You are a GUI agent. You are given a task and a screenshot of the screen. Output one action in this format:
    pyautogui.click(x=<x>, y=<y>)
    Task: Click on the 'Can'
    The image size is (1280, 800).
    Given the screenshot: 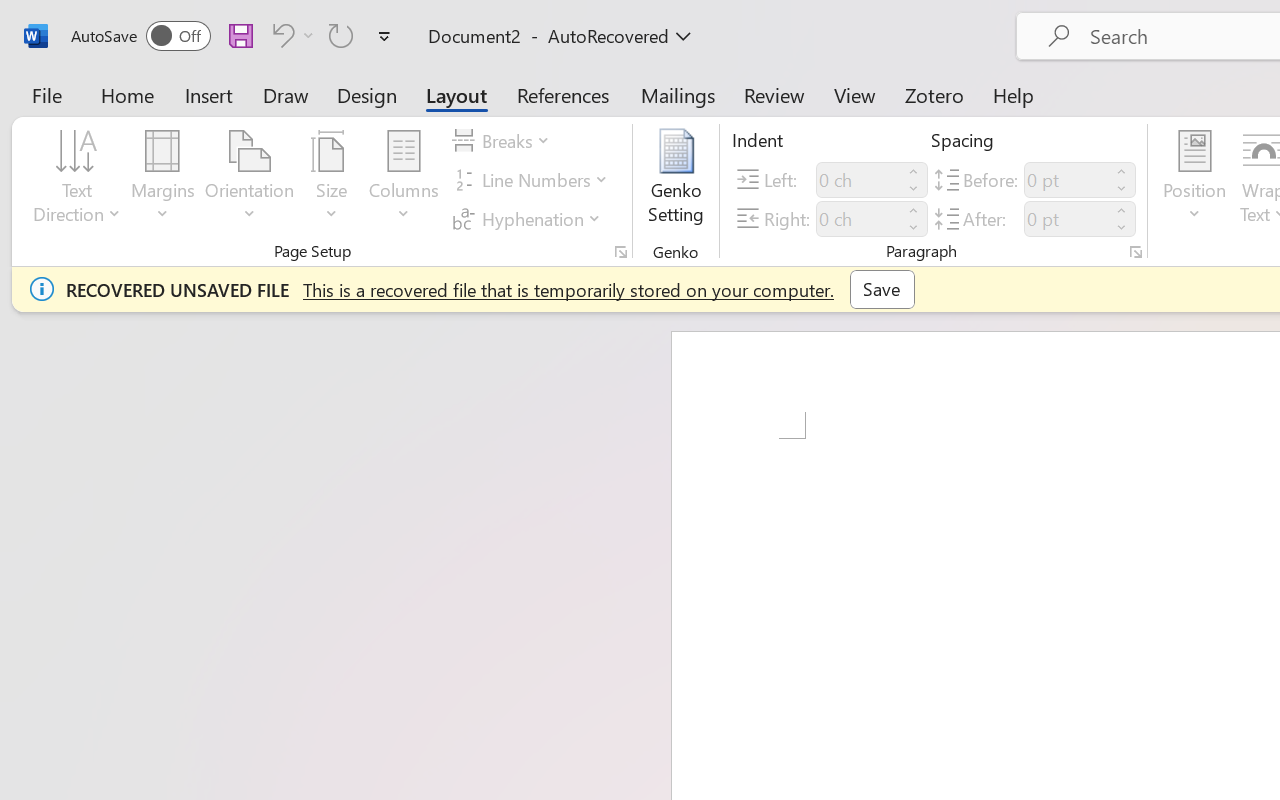 What is the action you would take?
    pyautogui.click(x=341, y=34)
    